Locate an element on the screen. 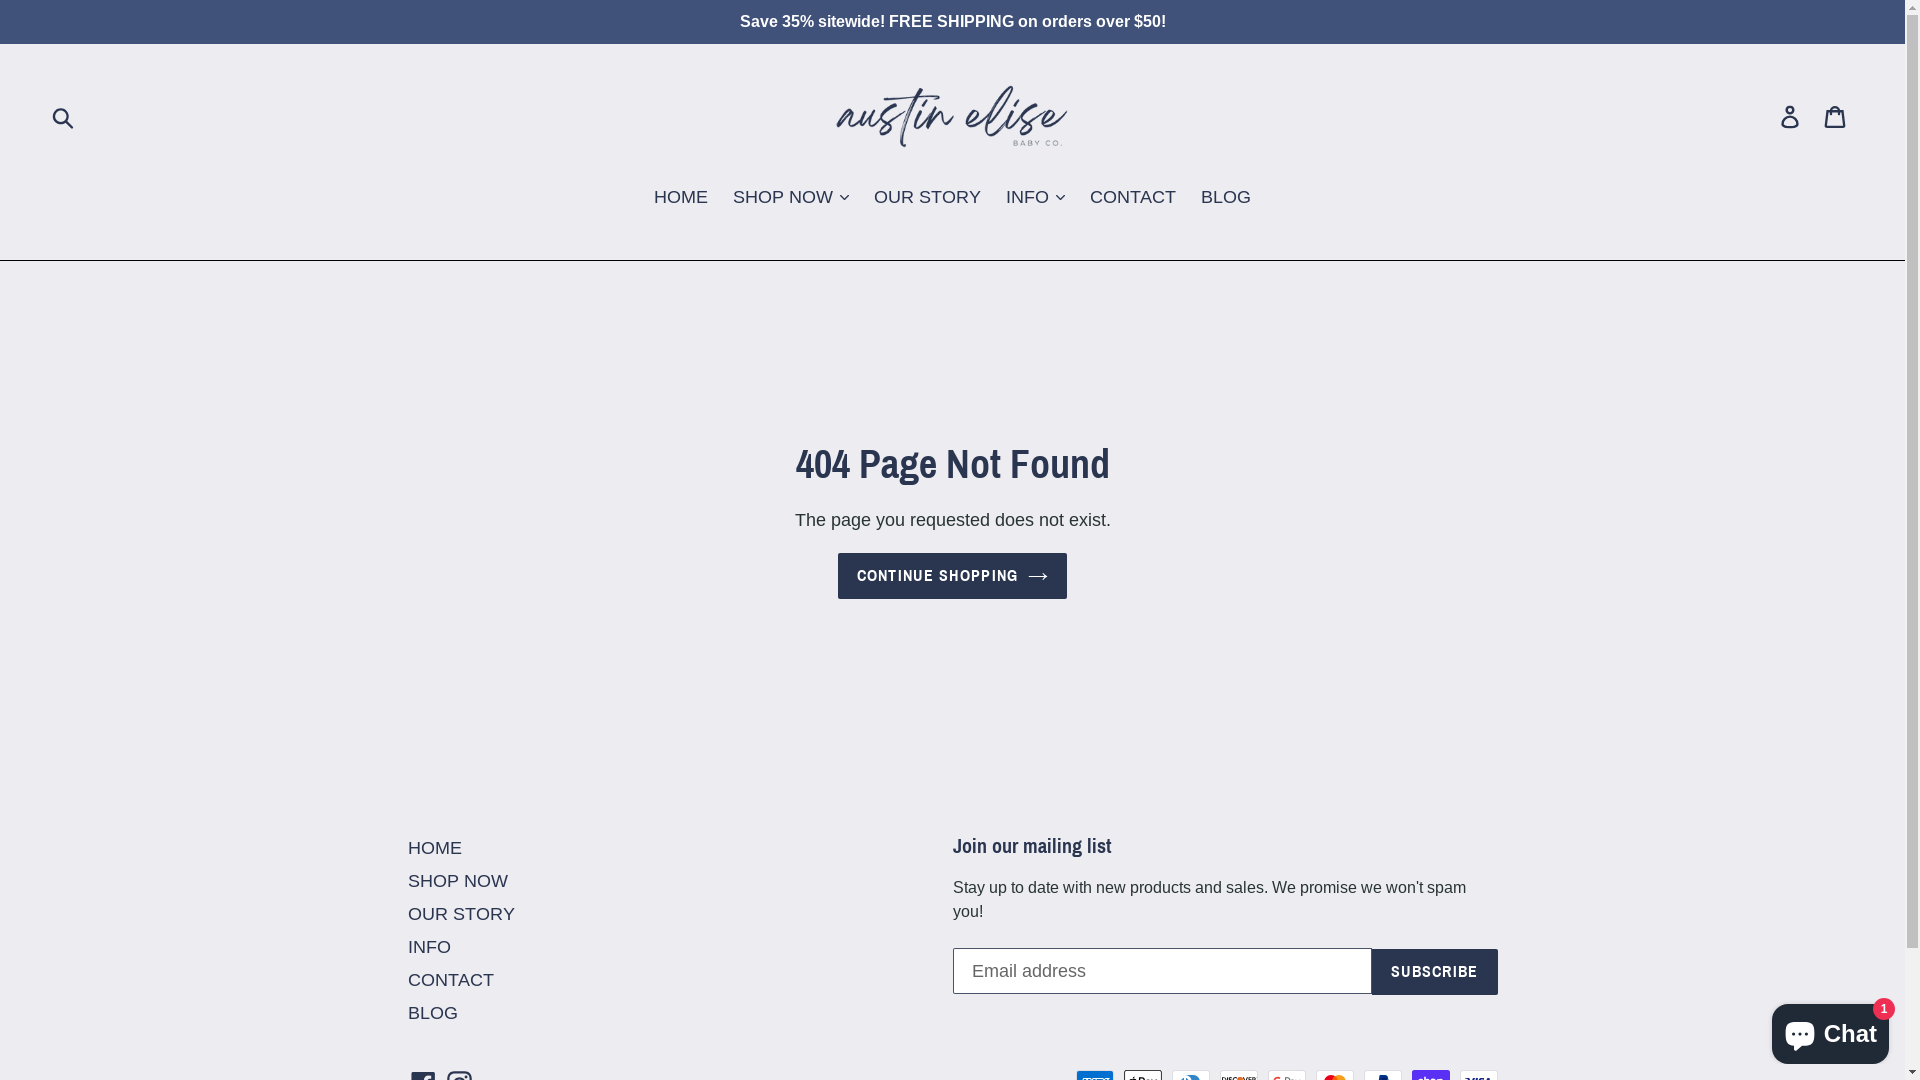  'HOME' is located at coordinates (643, 197).